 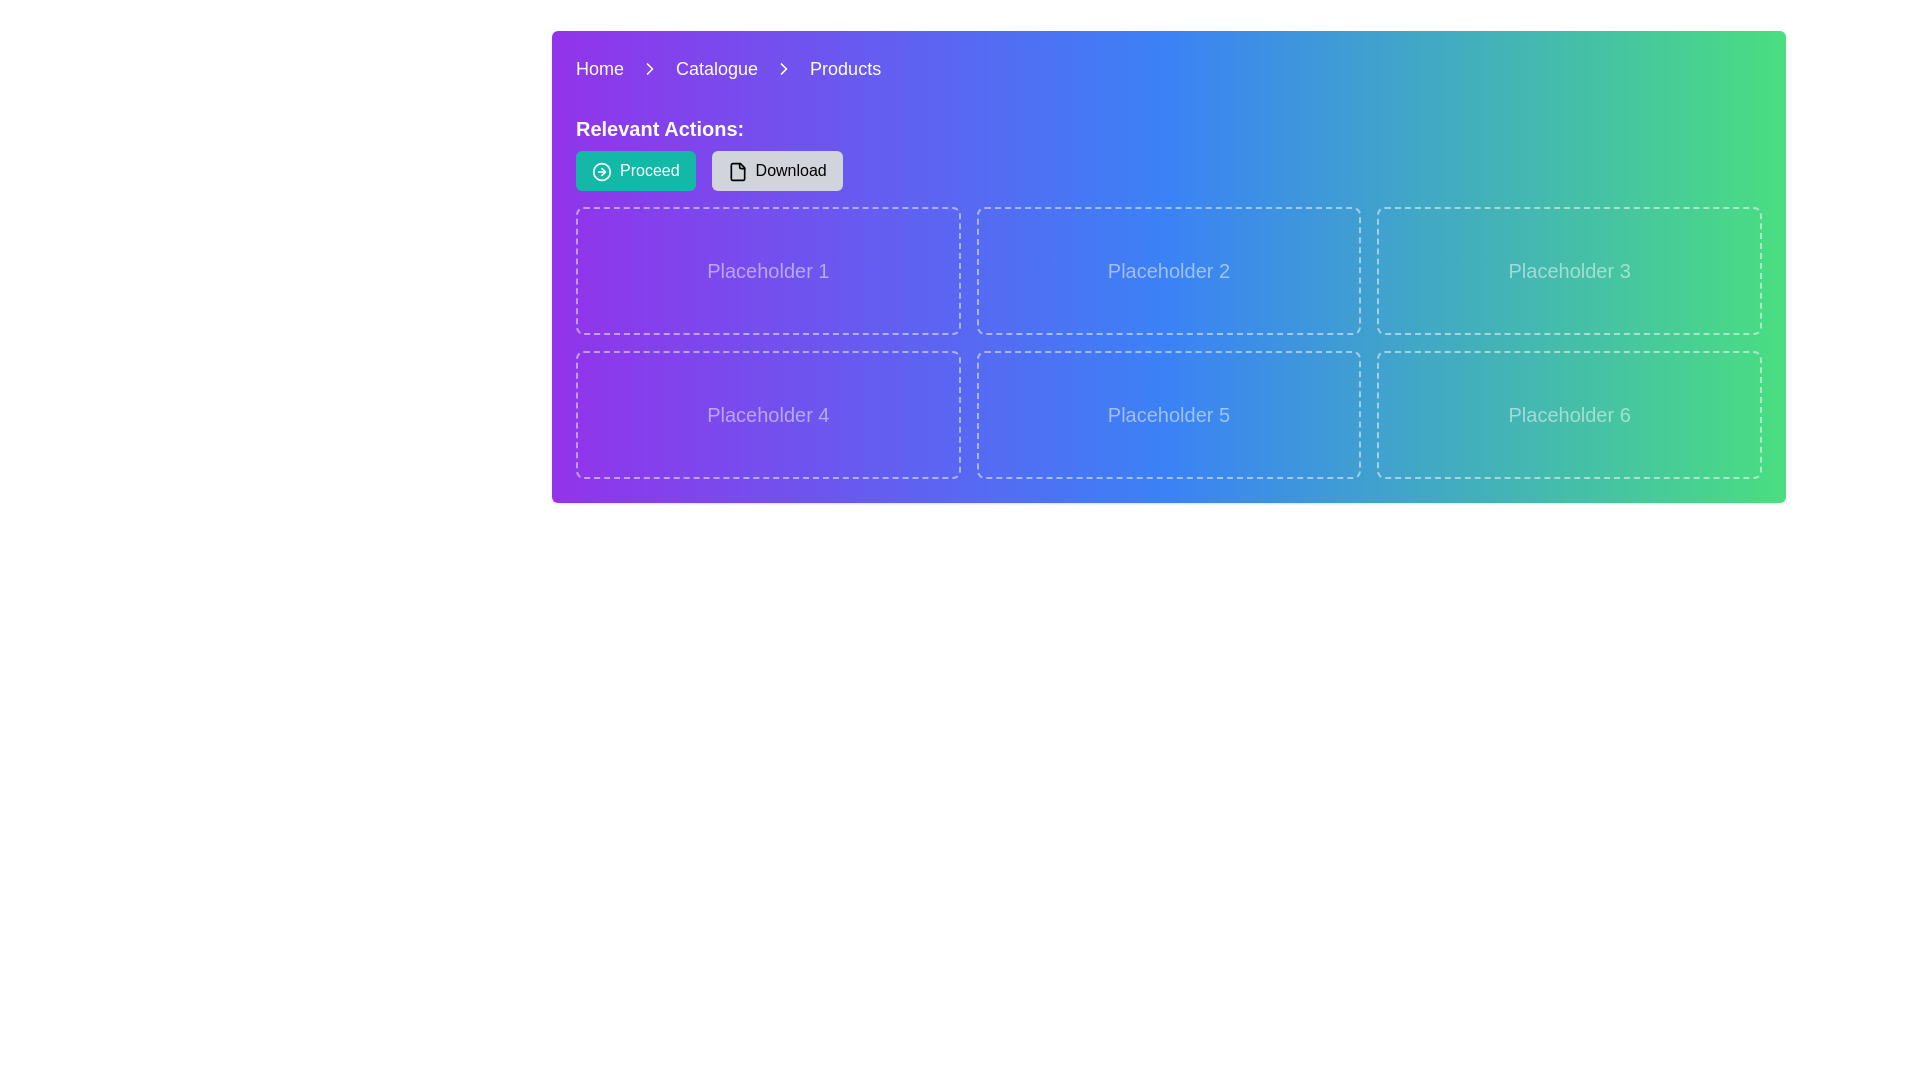 I want to click on the circular teal icon representing a rightward pointing arrow located to the left of the 'Proceed' text within the 'Proceed' button, so click(x=600, y=169).